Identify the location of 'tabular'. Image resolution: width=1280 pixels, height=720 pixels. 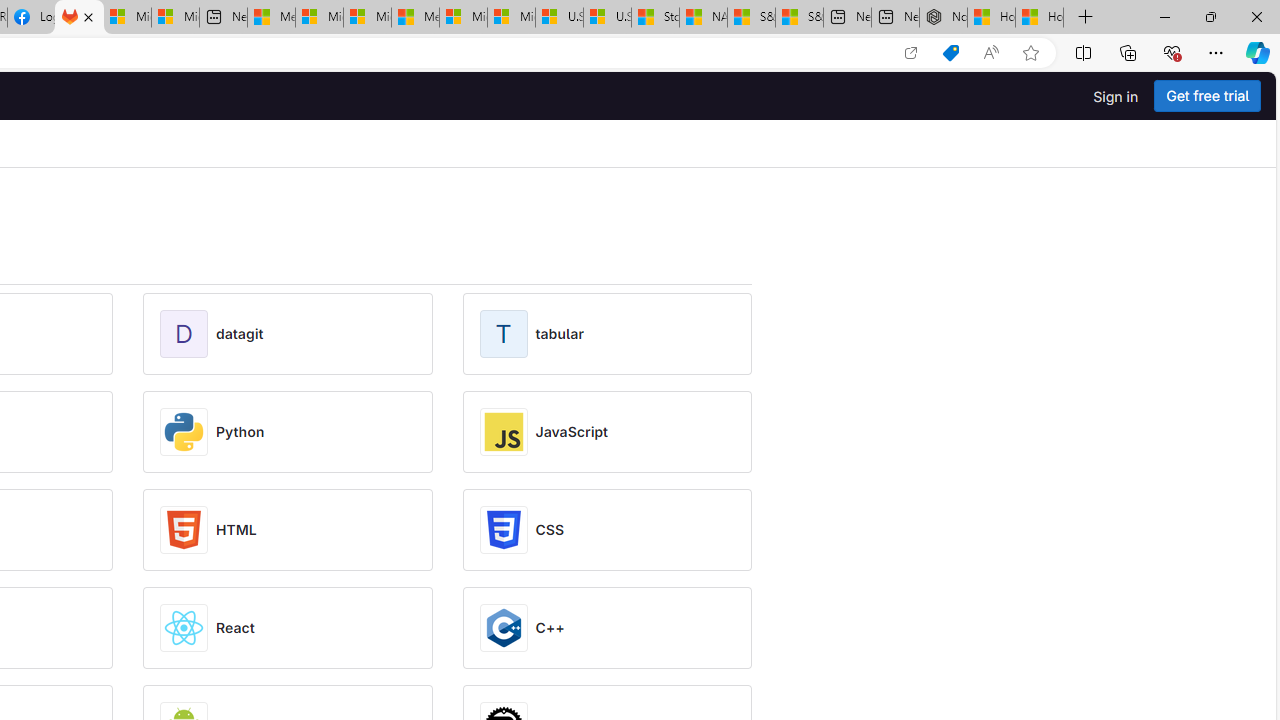
(559, 333).